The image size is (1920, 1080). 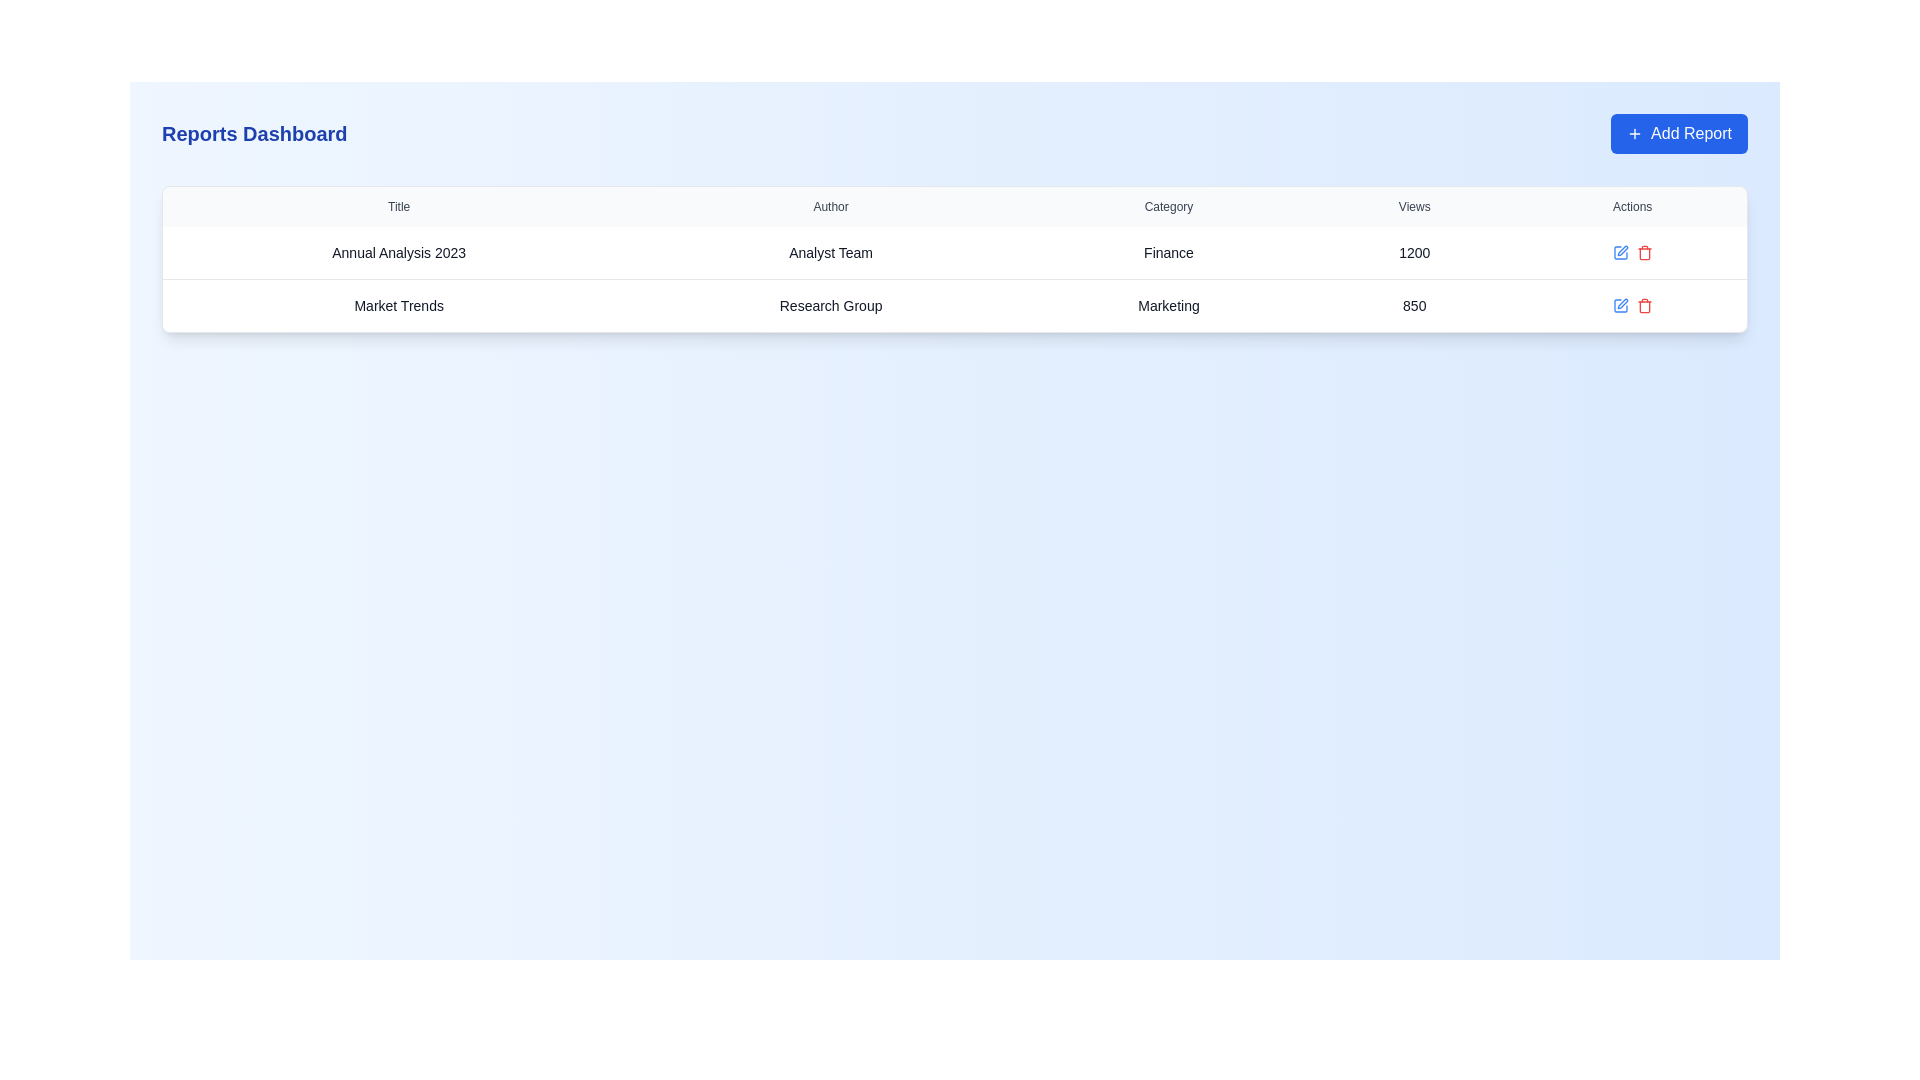 I want to click on the text label displaying '850' in the 'Views' column of the table, located in the second row under 'Market Trends', so click(x=1413, y=305).